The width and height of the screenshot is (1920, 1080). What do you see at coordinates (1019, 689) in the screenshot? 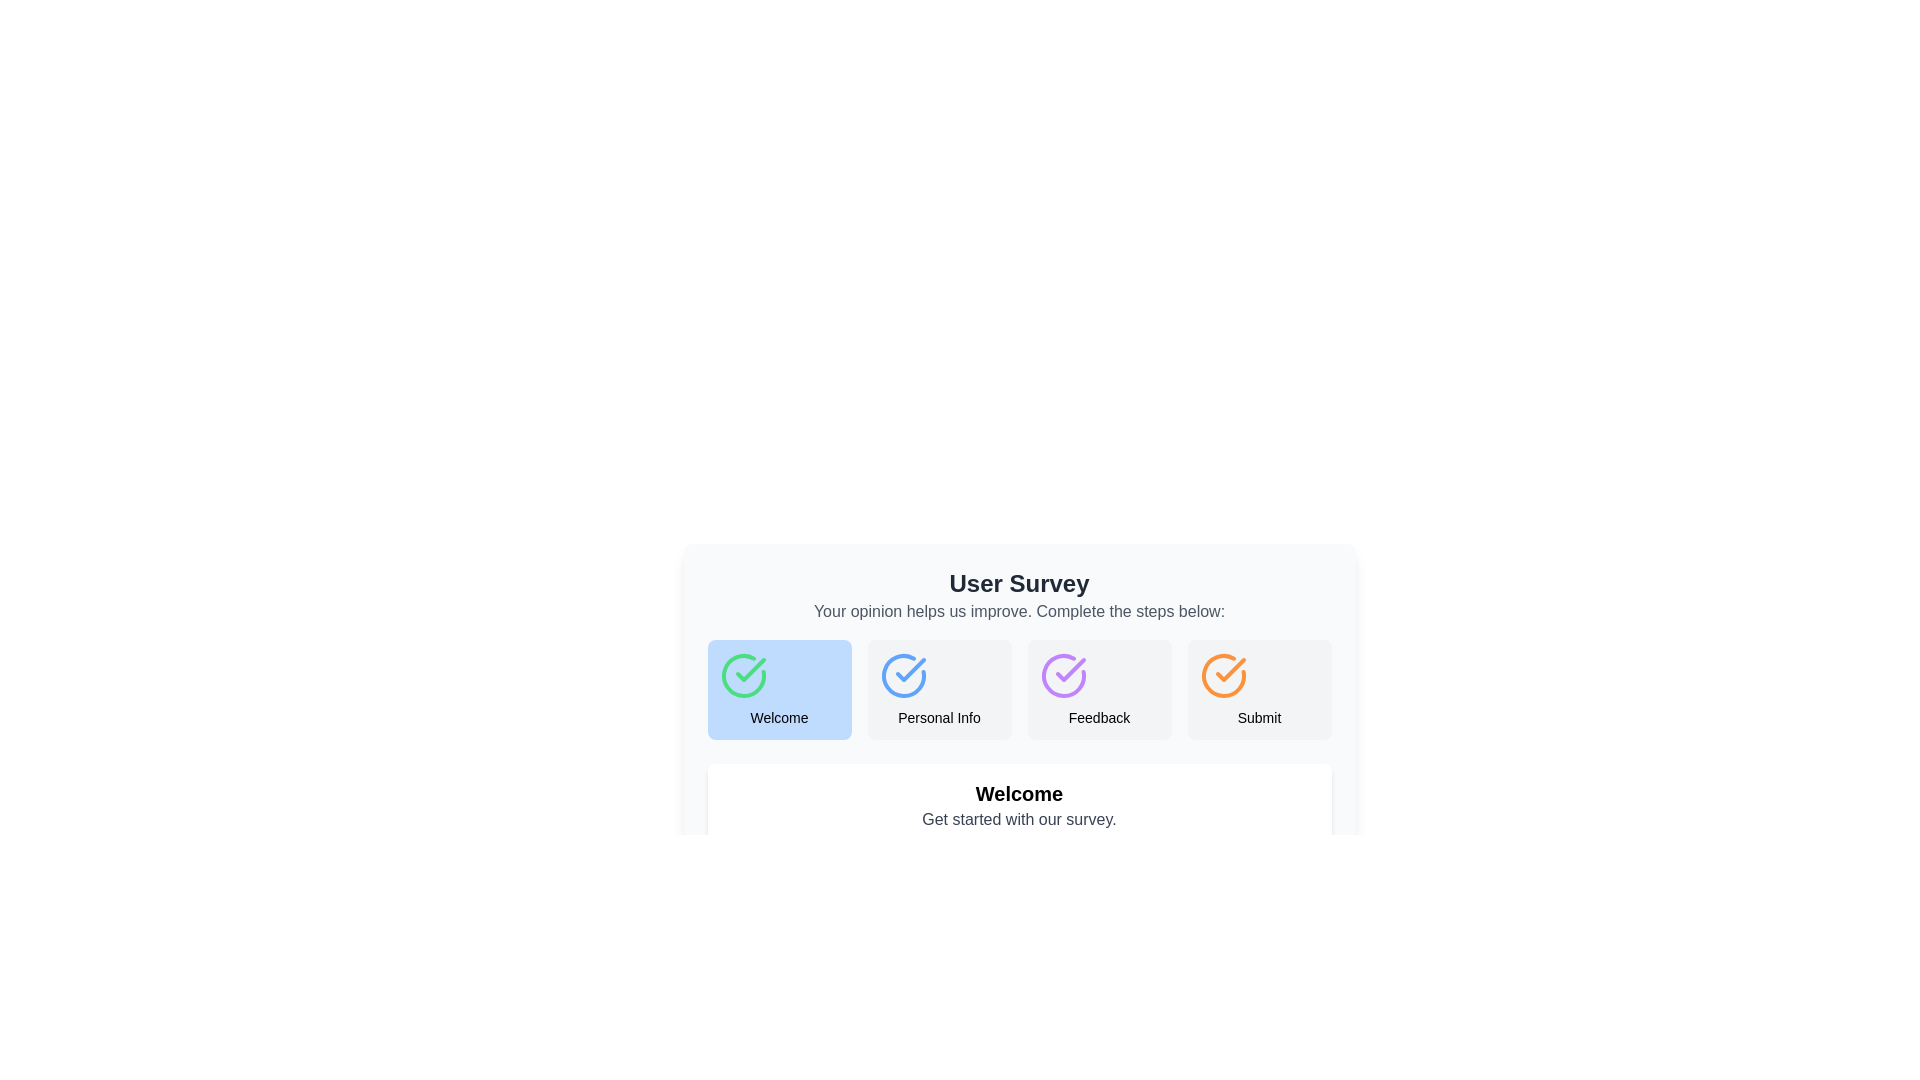
I see `the individual labels in the Progress indicator grid` at bounding box center [1019, 689].